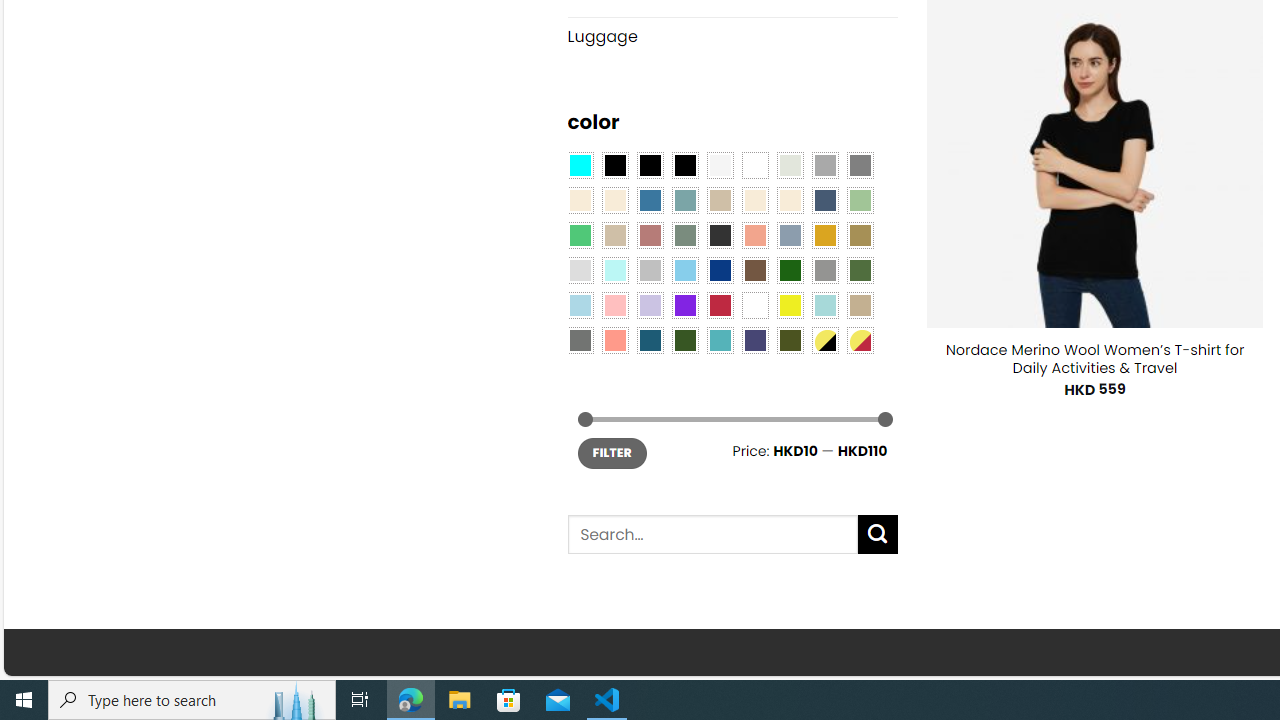 This screenshot has width=1280, height=720. What do you see at coordinates (824, 338) in the screenshot?
I see `'Yellow-Black'` at bounding box center [824, 338].